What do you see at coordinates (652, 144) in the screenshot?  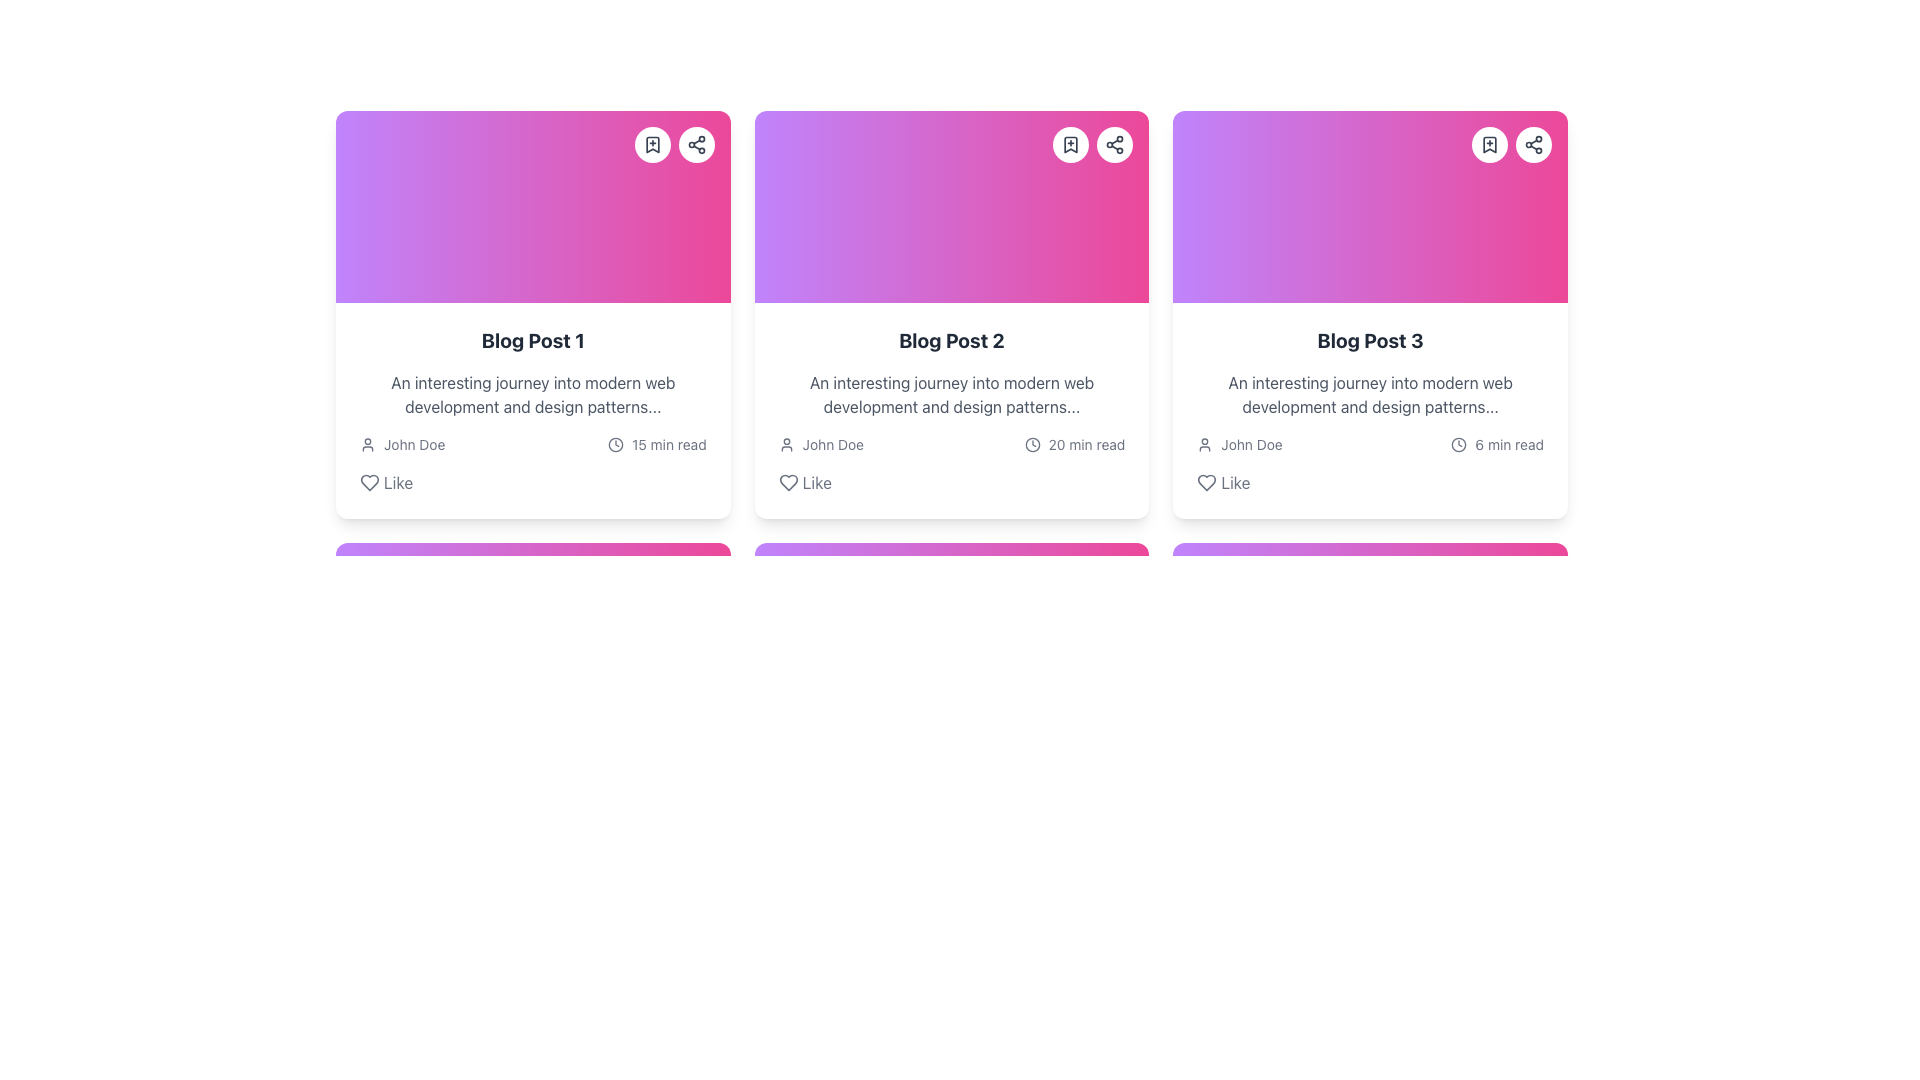 I see `the bookmark icon located at the top-right corner of the card titled 'Blog Post 1', which is the left icon among the two present` at bounding box center [652, 144].